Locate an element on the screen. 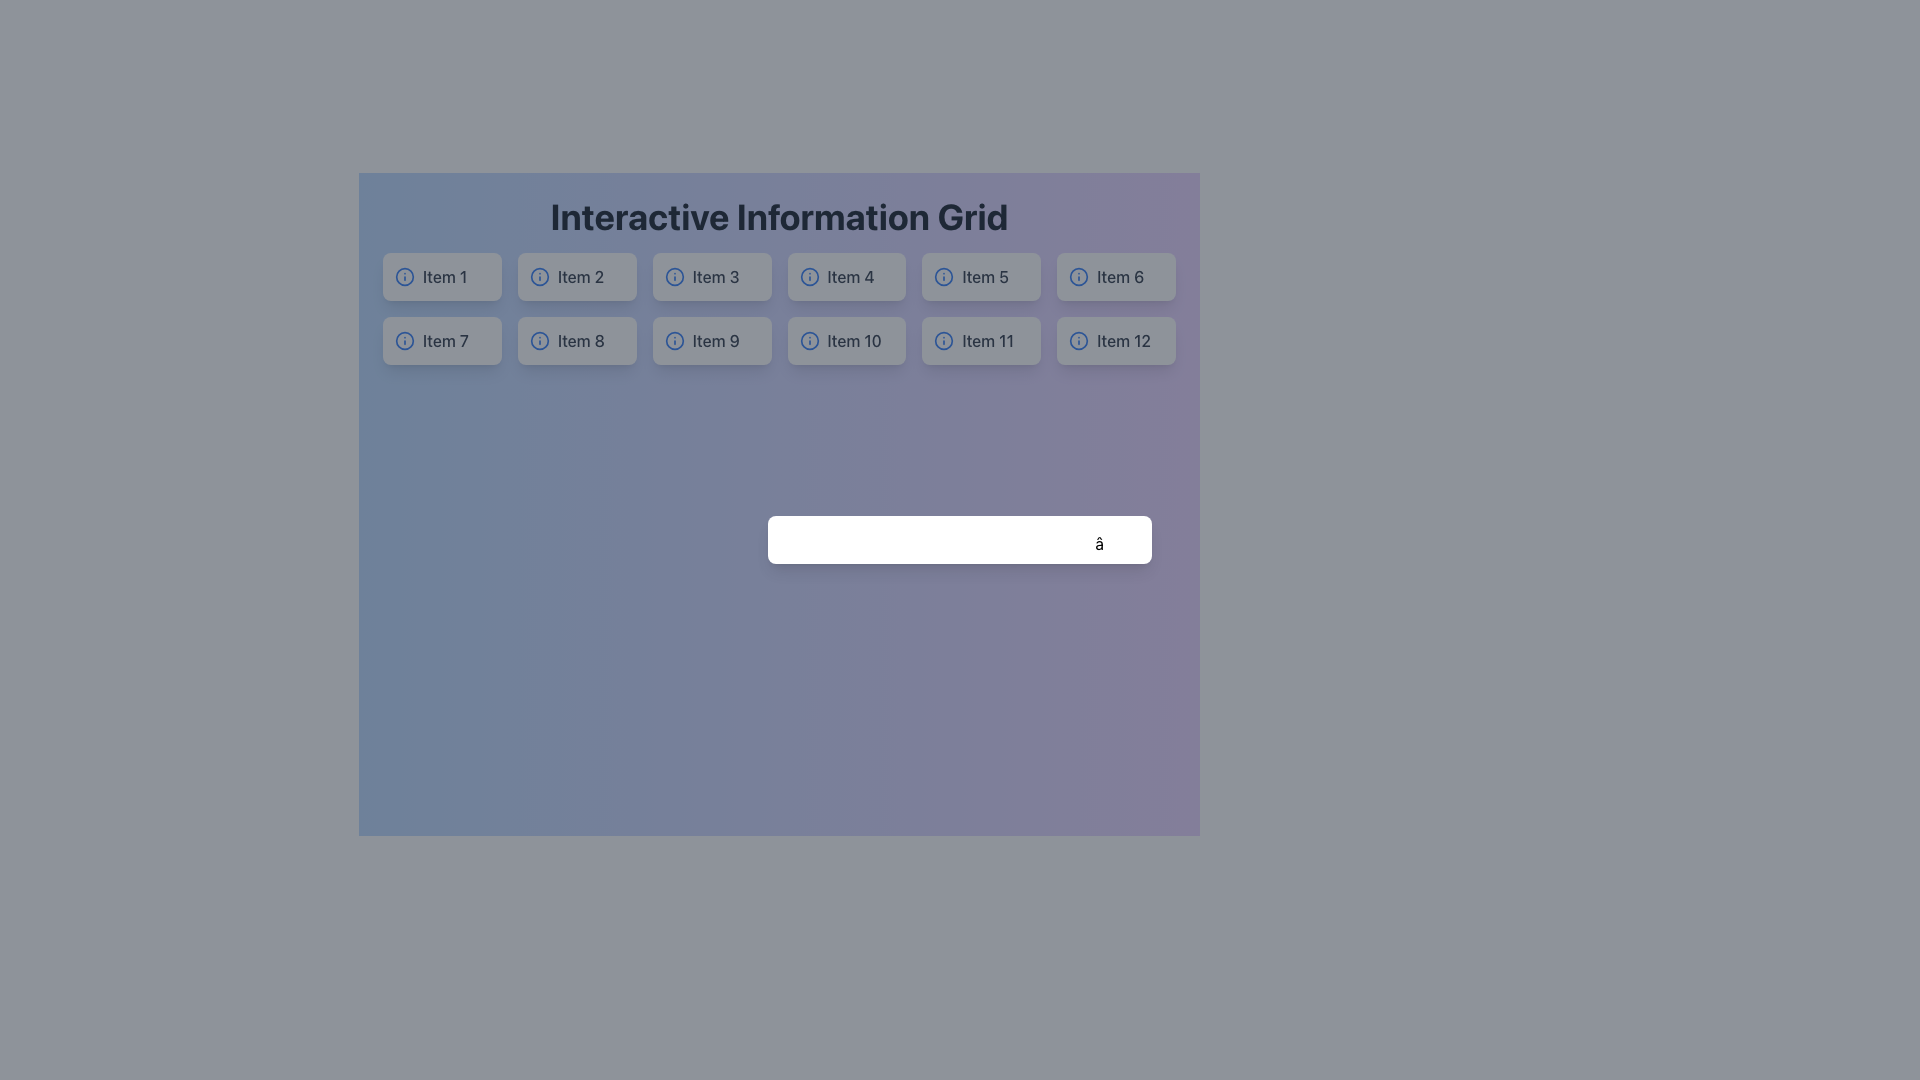  the Text Label that serves as a descriptive label for a button located in the leftmost column of the second row within the grid, accompanied by an icon is located at coordinates (445, 339).